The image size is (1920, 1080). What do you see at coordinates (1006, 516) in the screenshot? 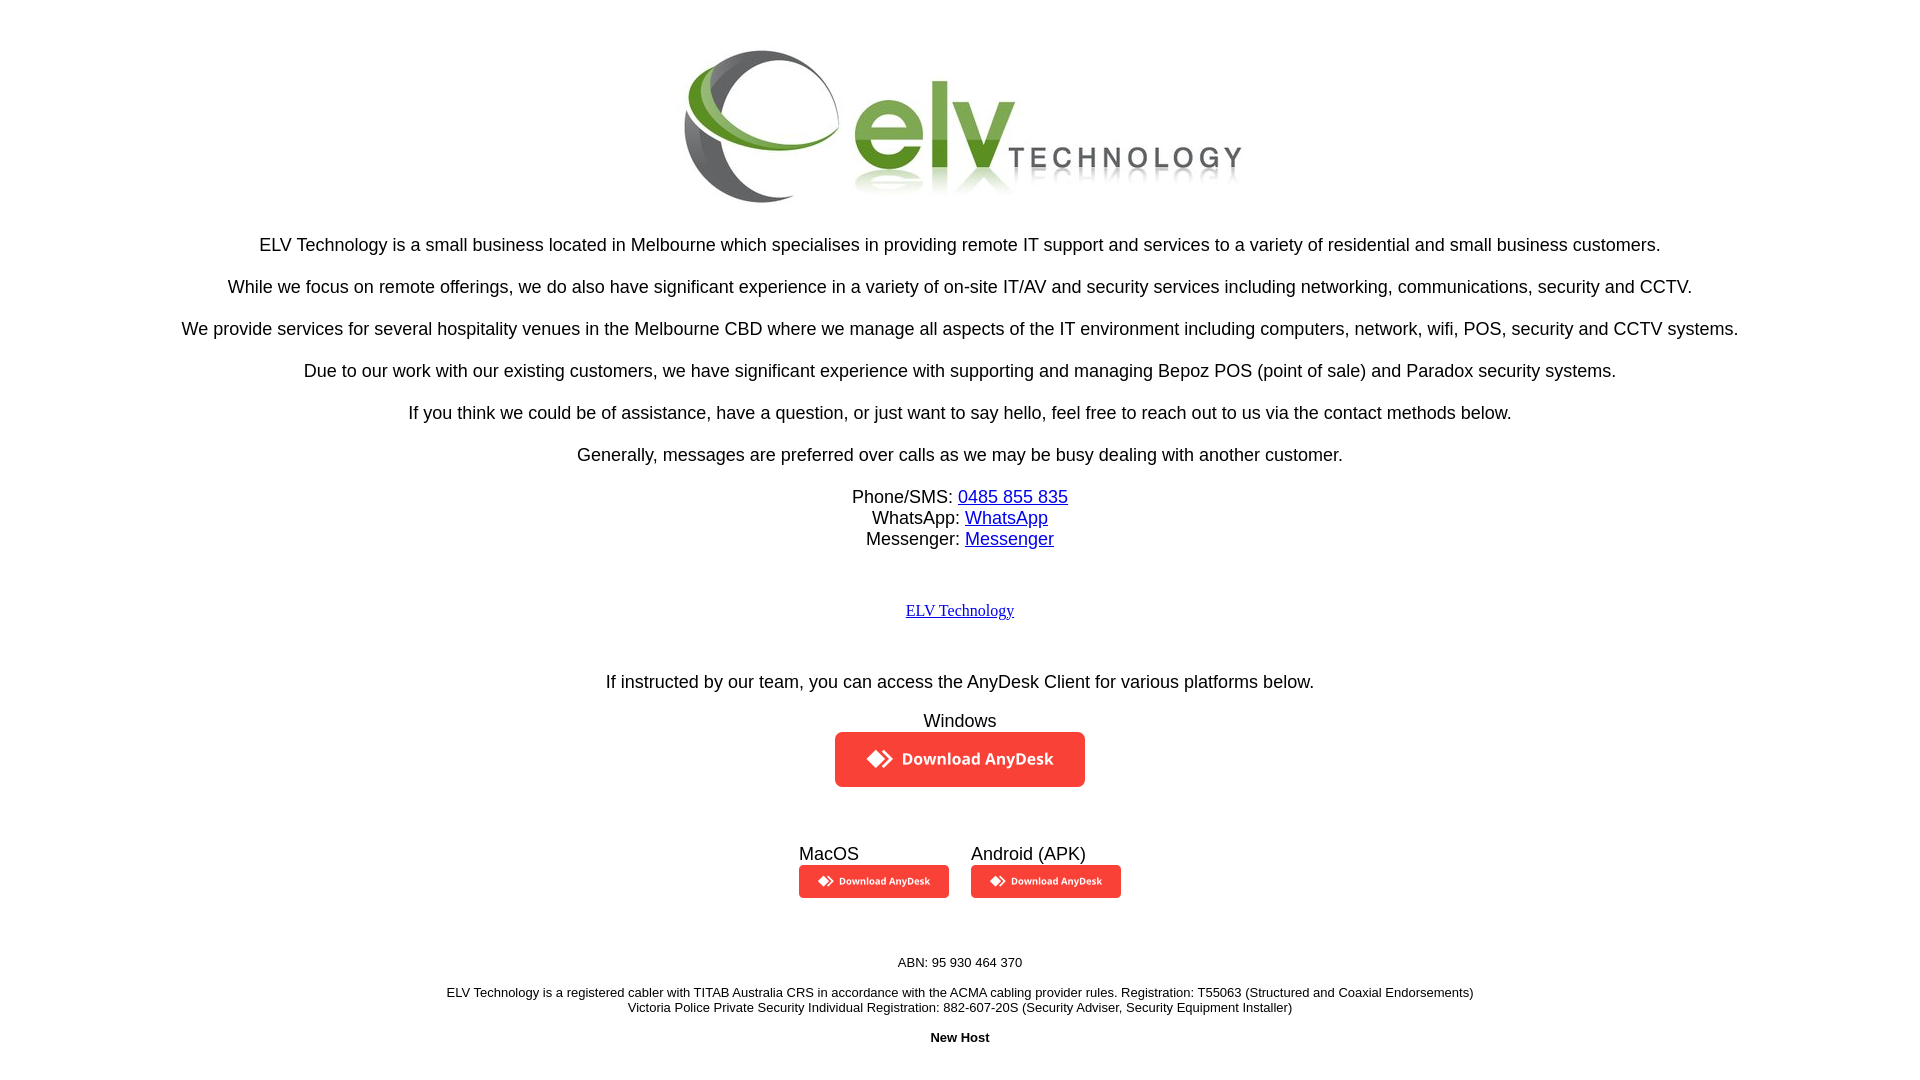
I see `'WhatsApp'` at bounding box center [1006, 516].